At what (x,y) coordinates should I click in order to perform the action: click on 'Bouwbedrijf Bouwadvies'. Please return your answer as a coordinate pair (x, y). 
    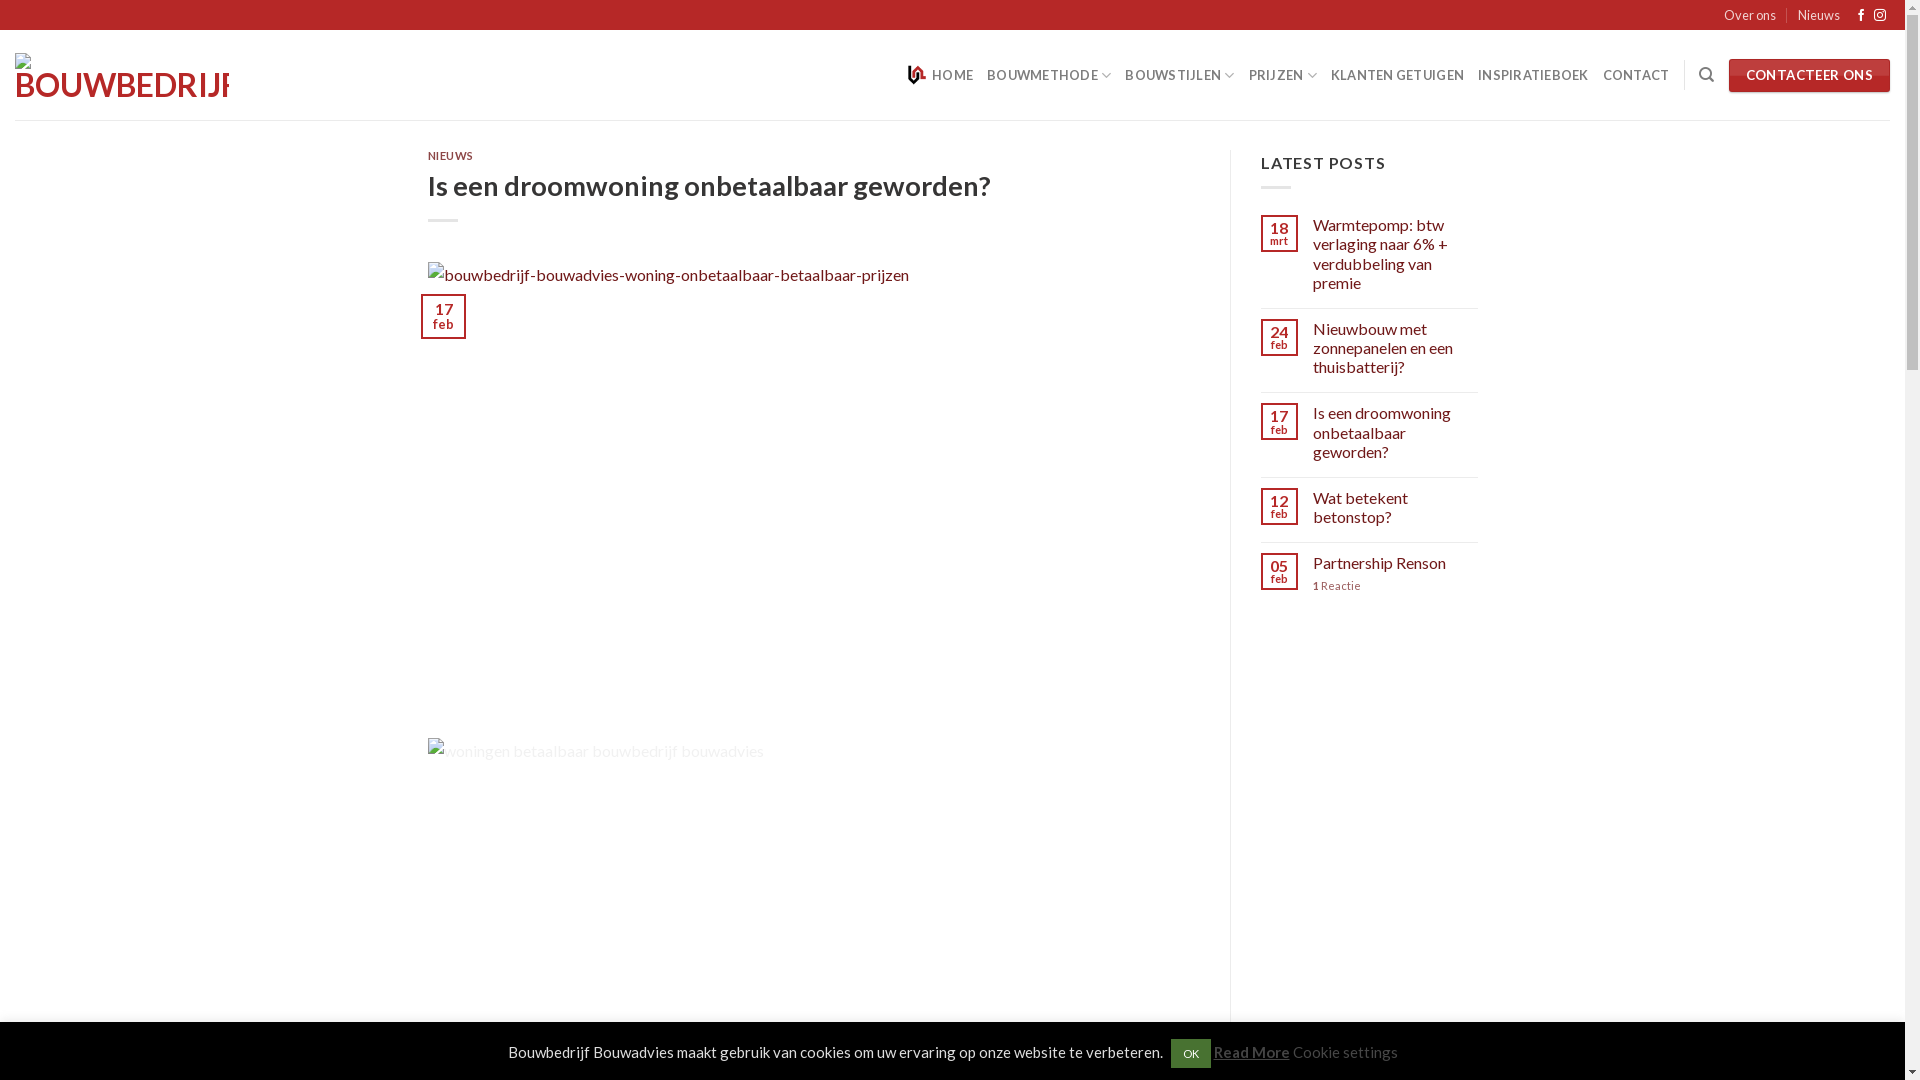
    Looking at the image, I should click on (120, 75).